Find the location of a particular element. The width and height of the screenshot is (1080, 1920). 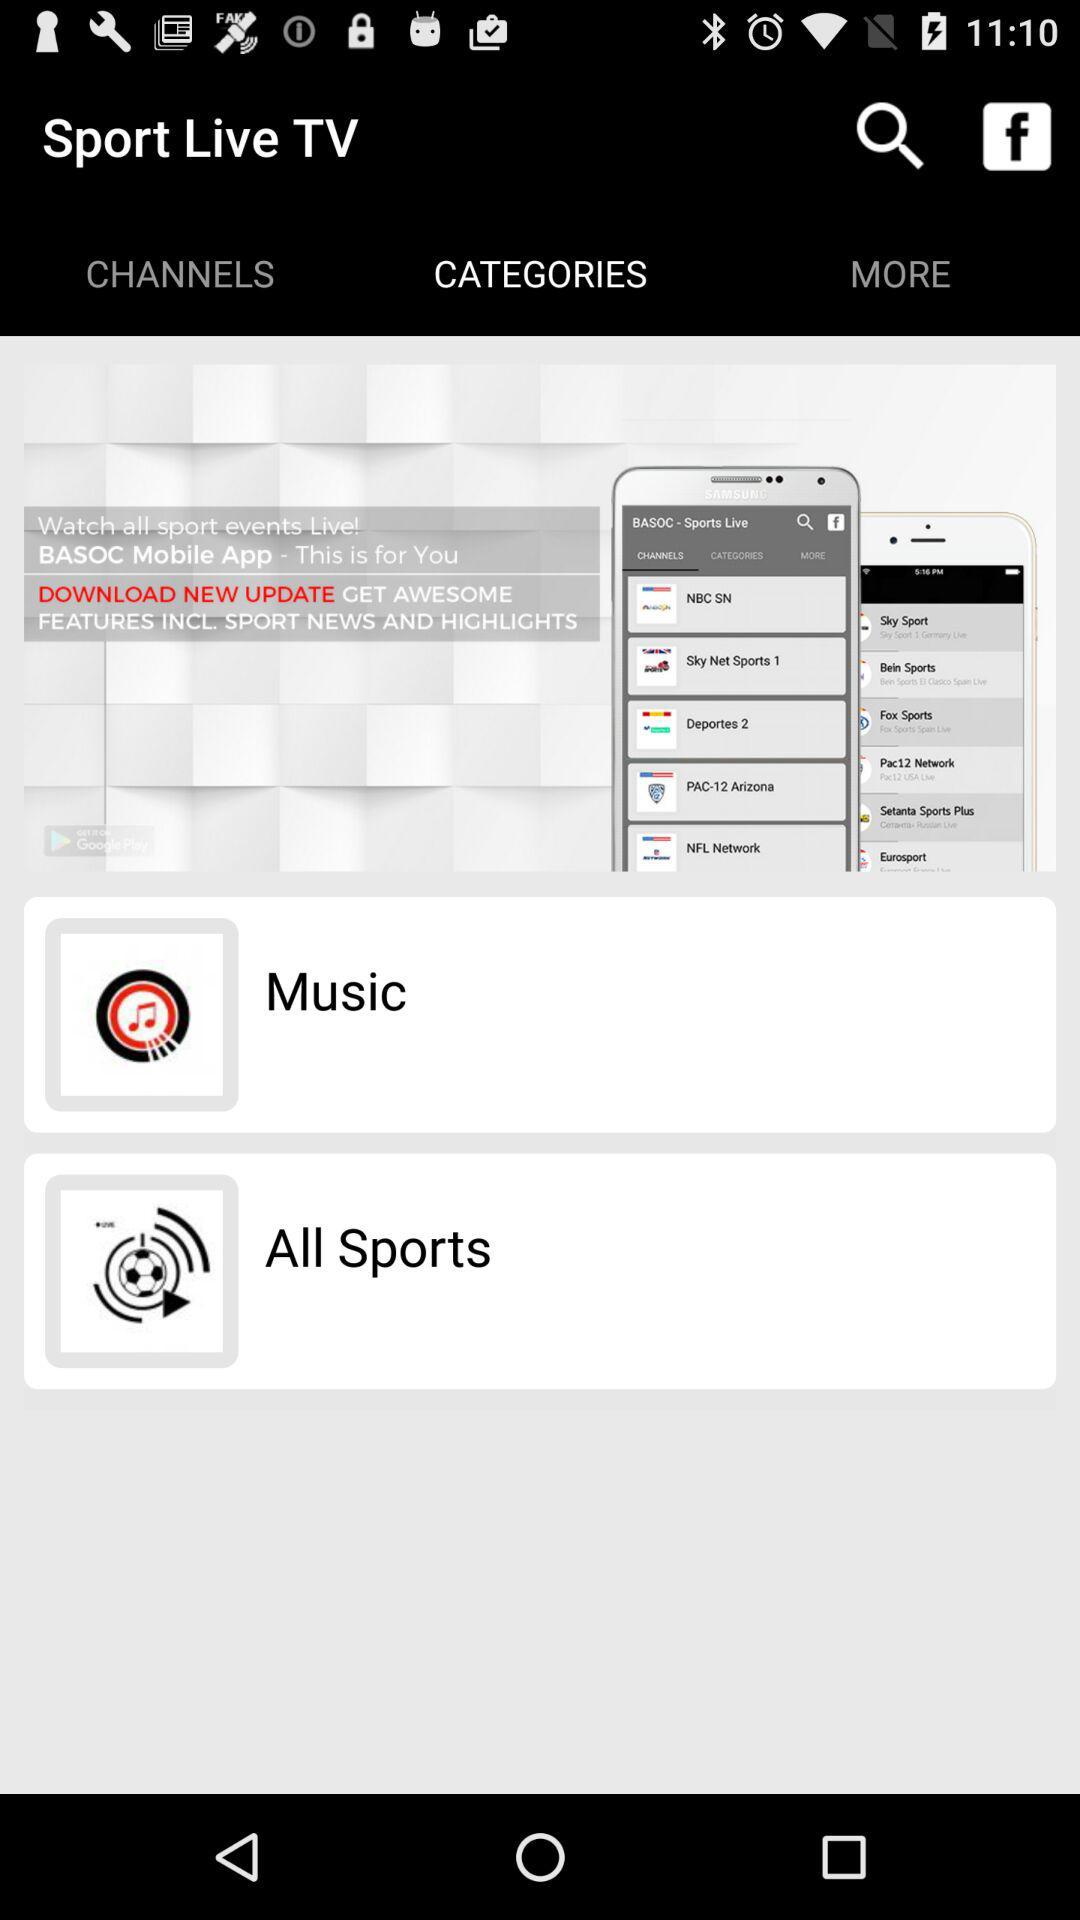

the all sports at the center is located at coordinates (378, 1245).